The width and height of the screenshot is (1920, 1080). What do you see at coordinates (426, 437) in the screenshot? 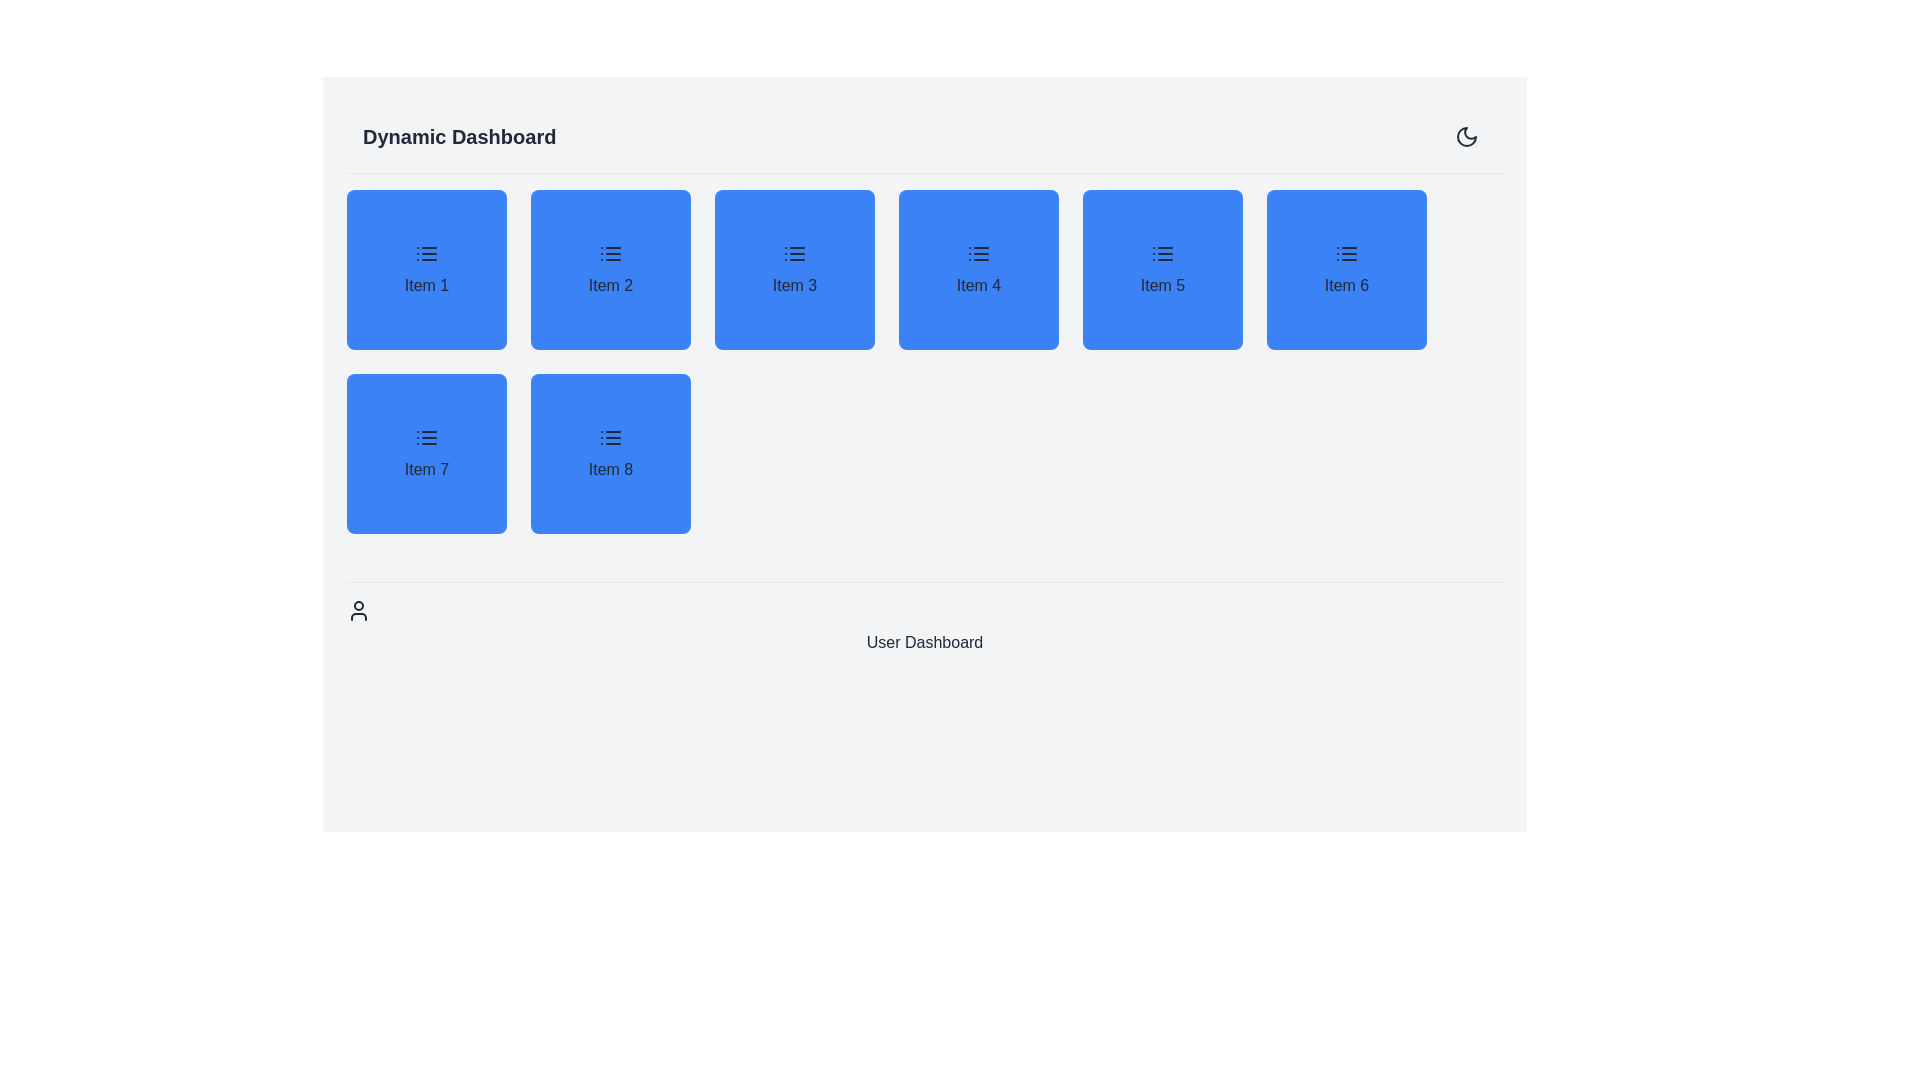
I see `the small bulleted list icon located in the blue tile labeled 'Item 7' at the bottom-left part of the dashboard` at bounding box center [426, 437].